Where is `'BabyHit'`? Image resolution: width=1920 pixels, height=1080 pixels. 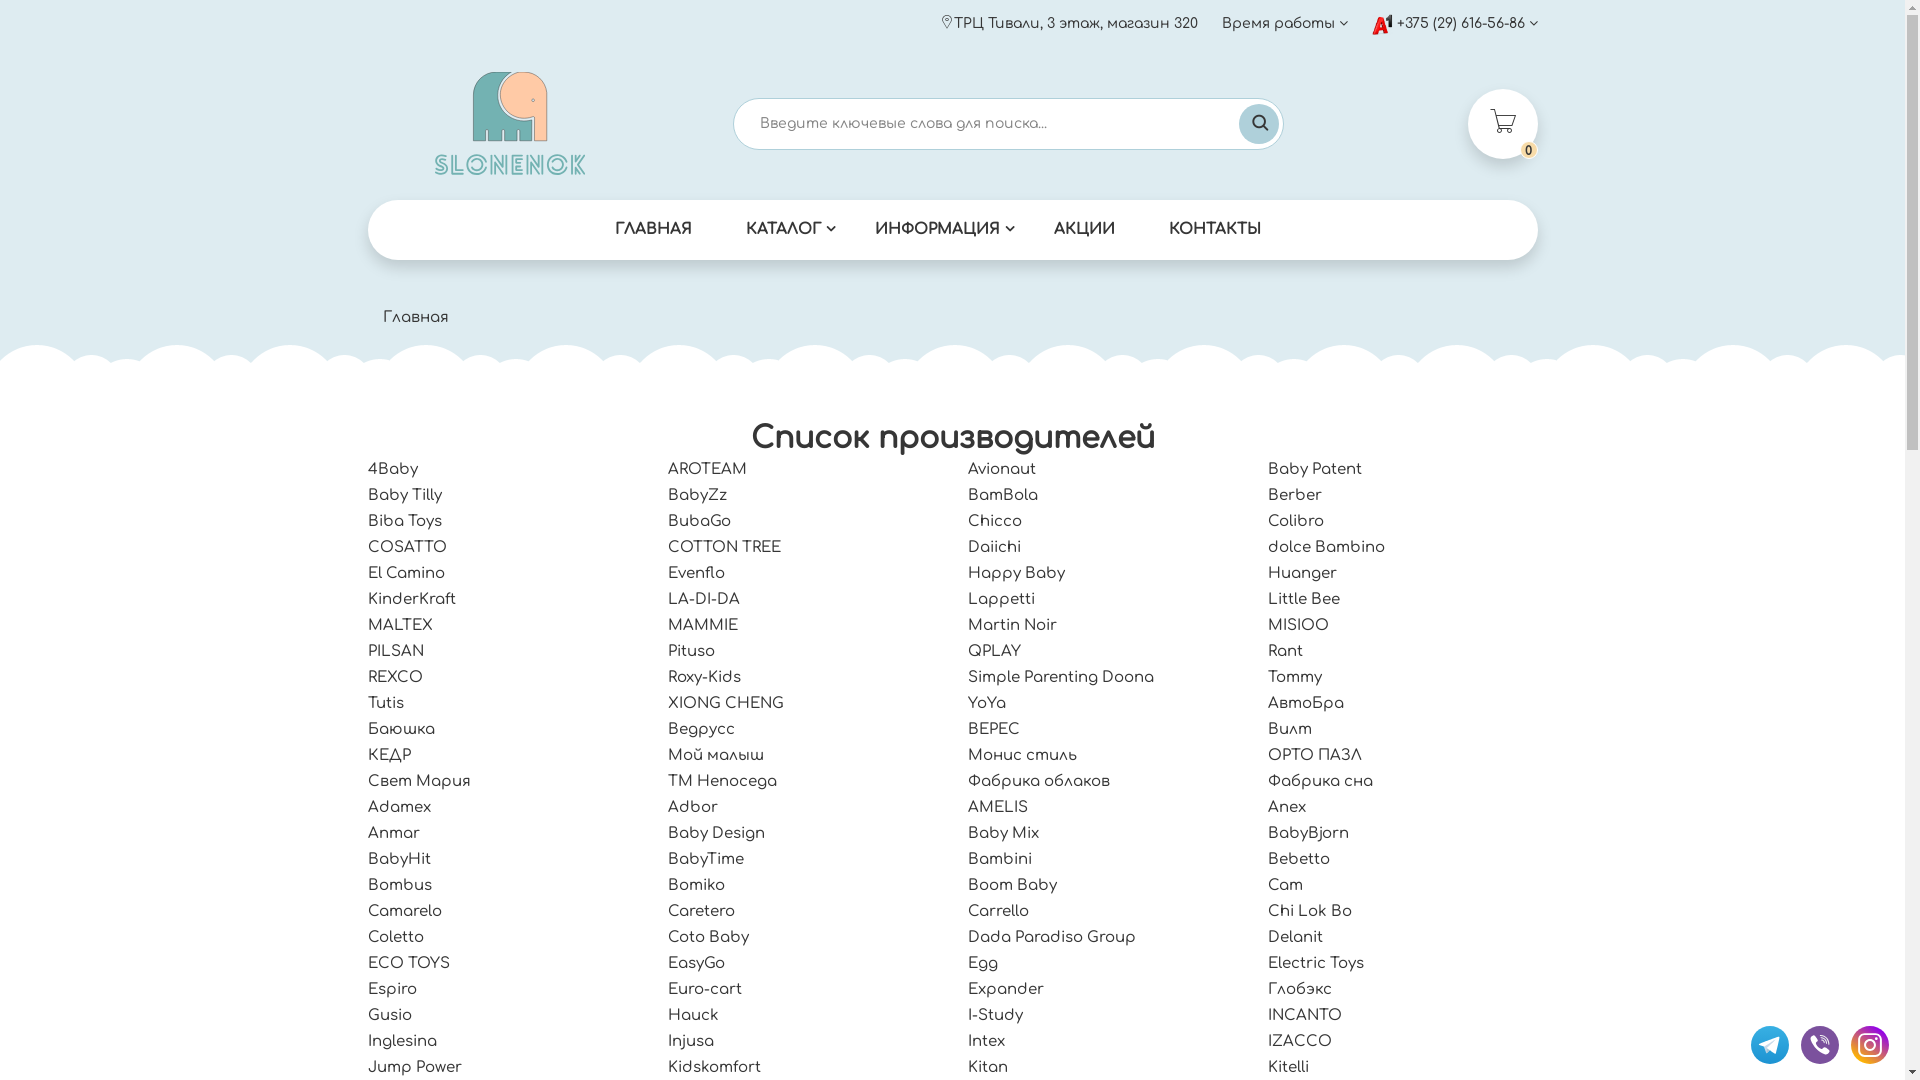
'BabyHit' is located at coordinates (399, 858).